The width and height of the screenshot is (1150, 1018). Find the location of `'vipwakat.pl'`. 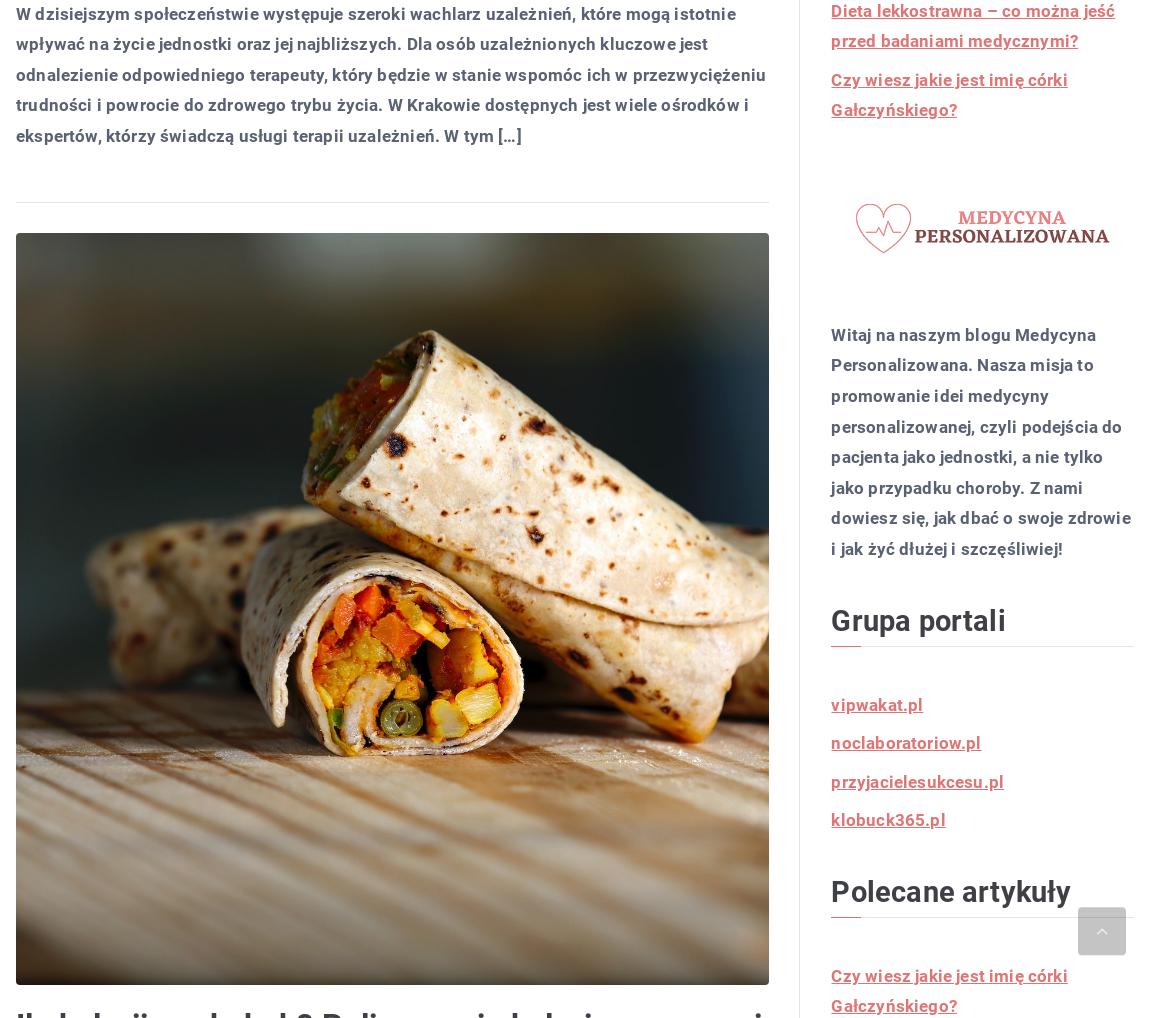

'vipwakat.pl' is located at coordinates (876, 704).